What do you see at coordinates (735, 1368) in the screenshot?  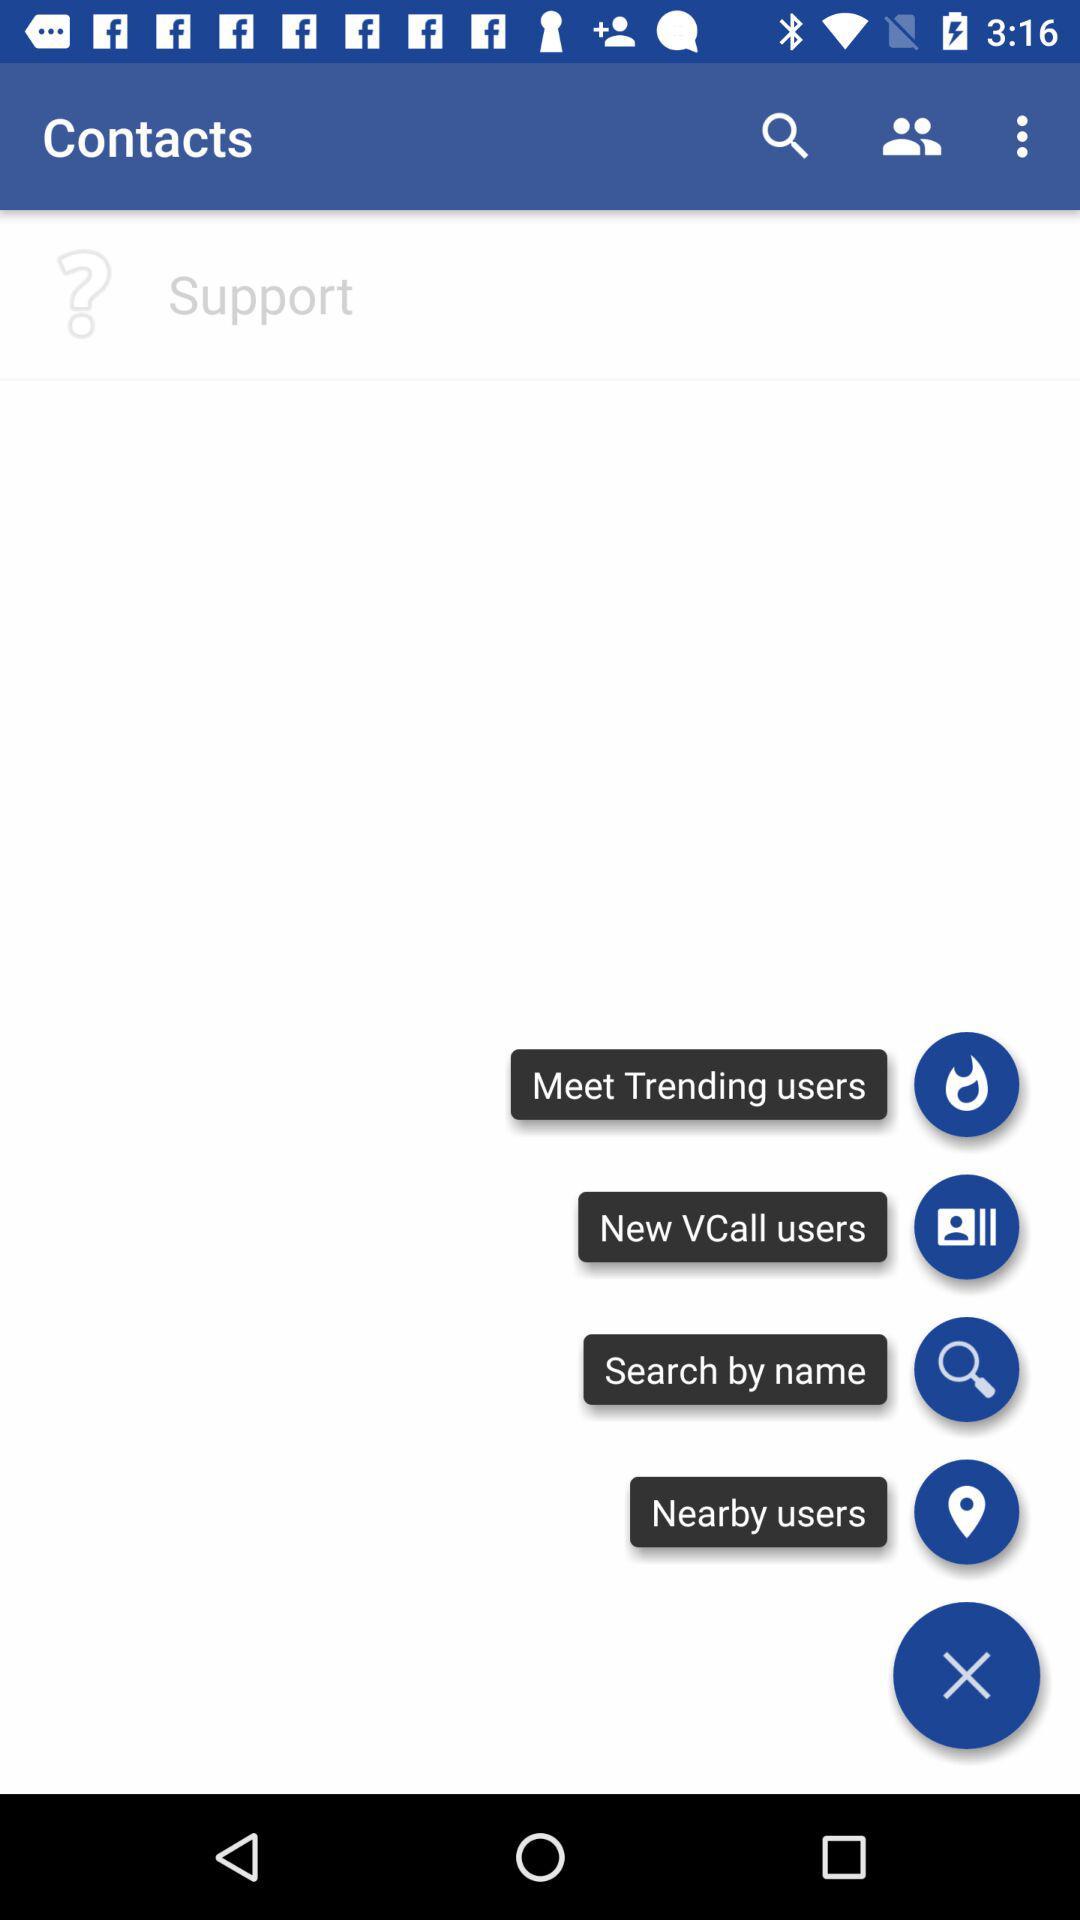 I see `the search by name icon` at bounding box center [735, 1368].